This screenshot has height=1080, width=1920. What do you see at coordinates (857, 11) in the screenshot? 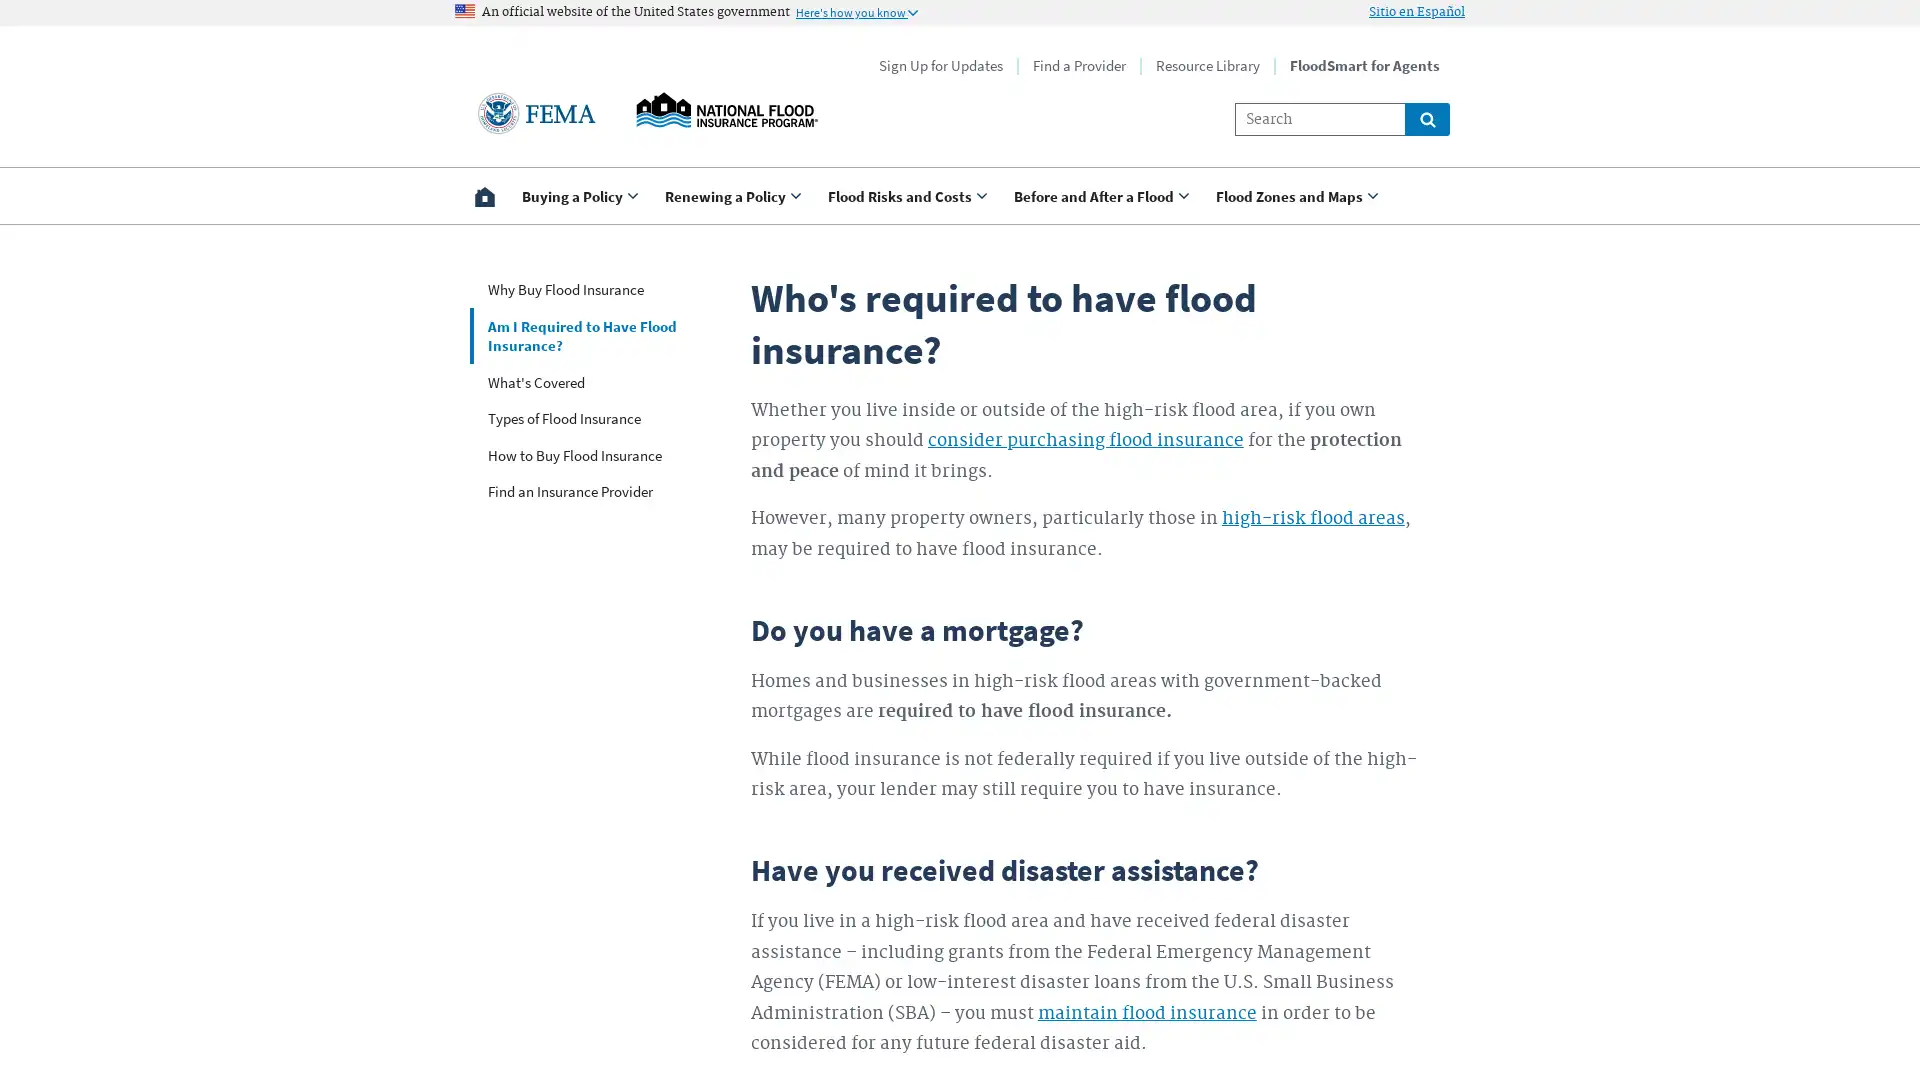
I see `Information to identify secure official US Government websites` at bounding box center [857, 11].